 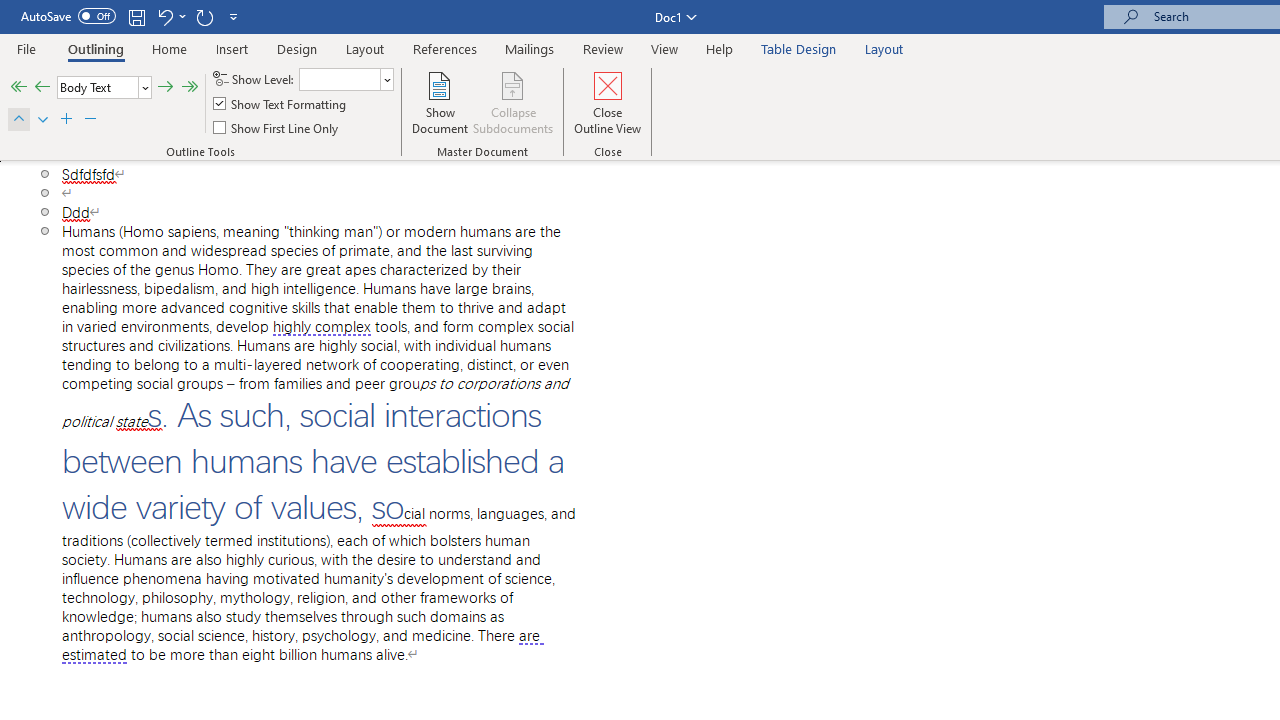 I want to click on 'Undo Outline Move Up', so click(x=164, y=16).